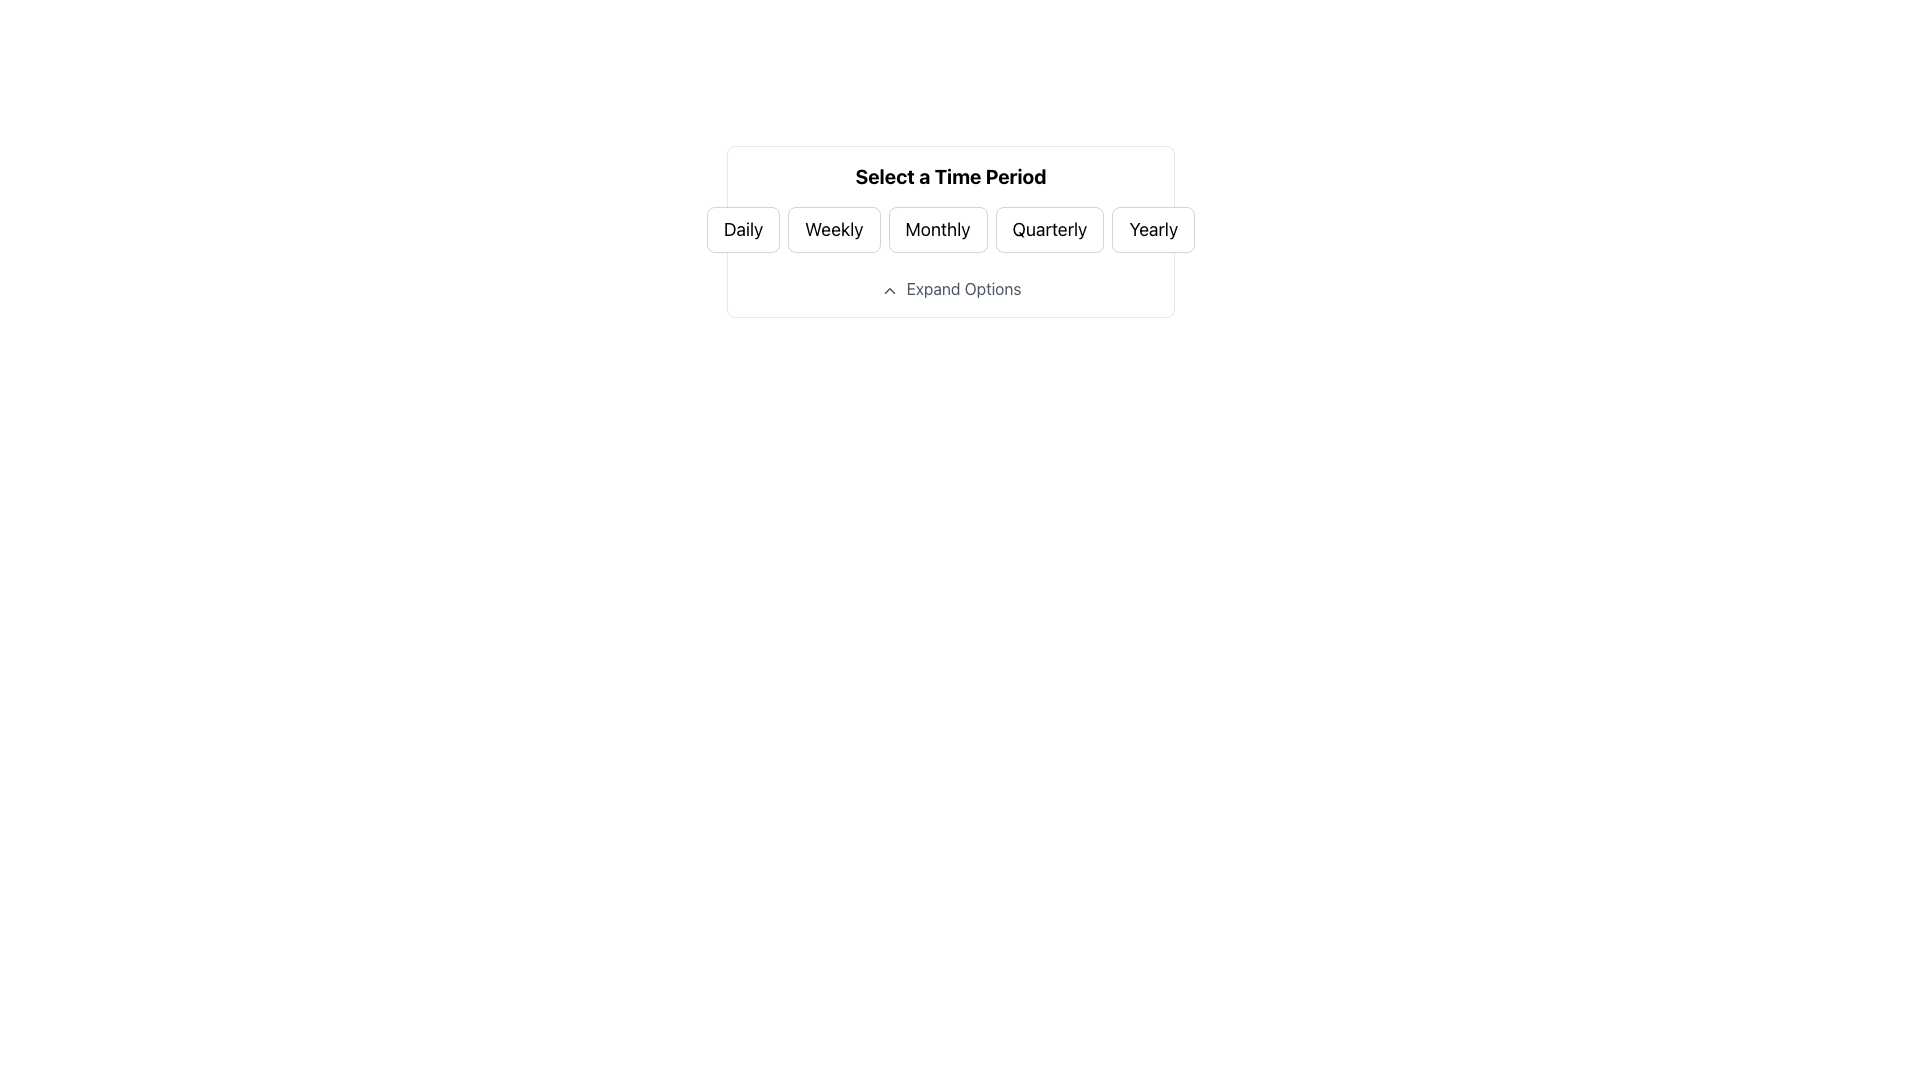 The width and height of the screenshot is (1920, 1080). Describe the element at coordinates (1153, 229) in the screenshot. I see `the 'Yearly' selection button, which is the fifth button in the series under the 'Select a Time Period' heading` at that location.